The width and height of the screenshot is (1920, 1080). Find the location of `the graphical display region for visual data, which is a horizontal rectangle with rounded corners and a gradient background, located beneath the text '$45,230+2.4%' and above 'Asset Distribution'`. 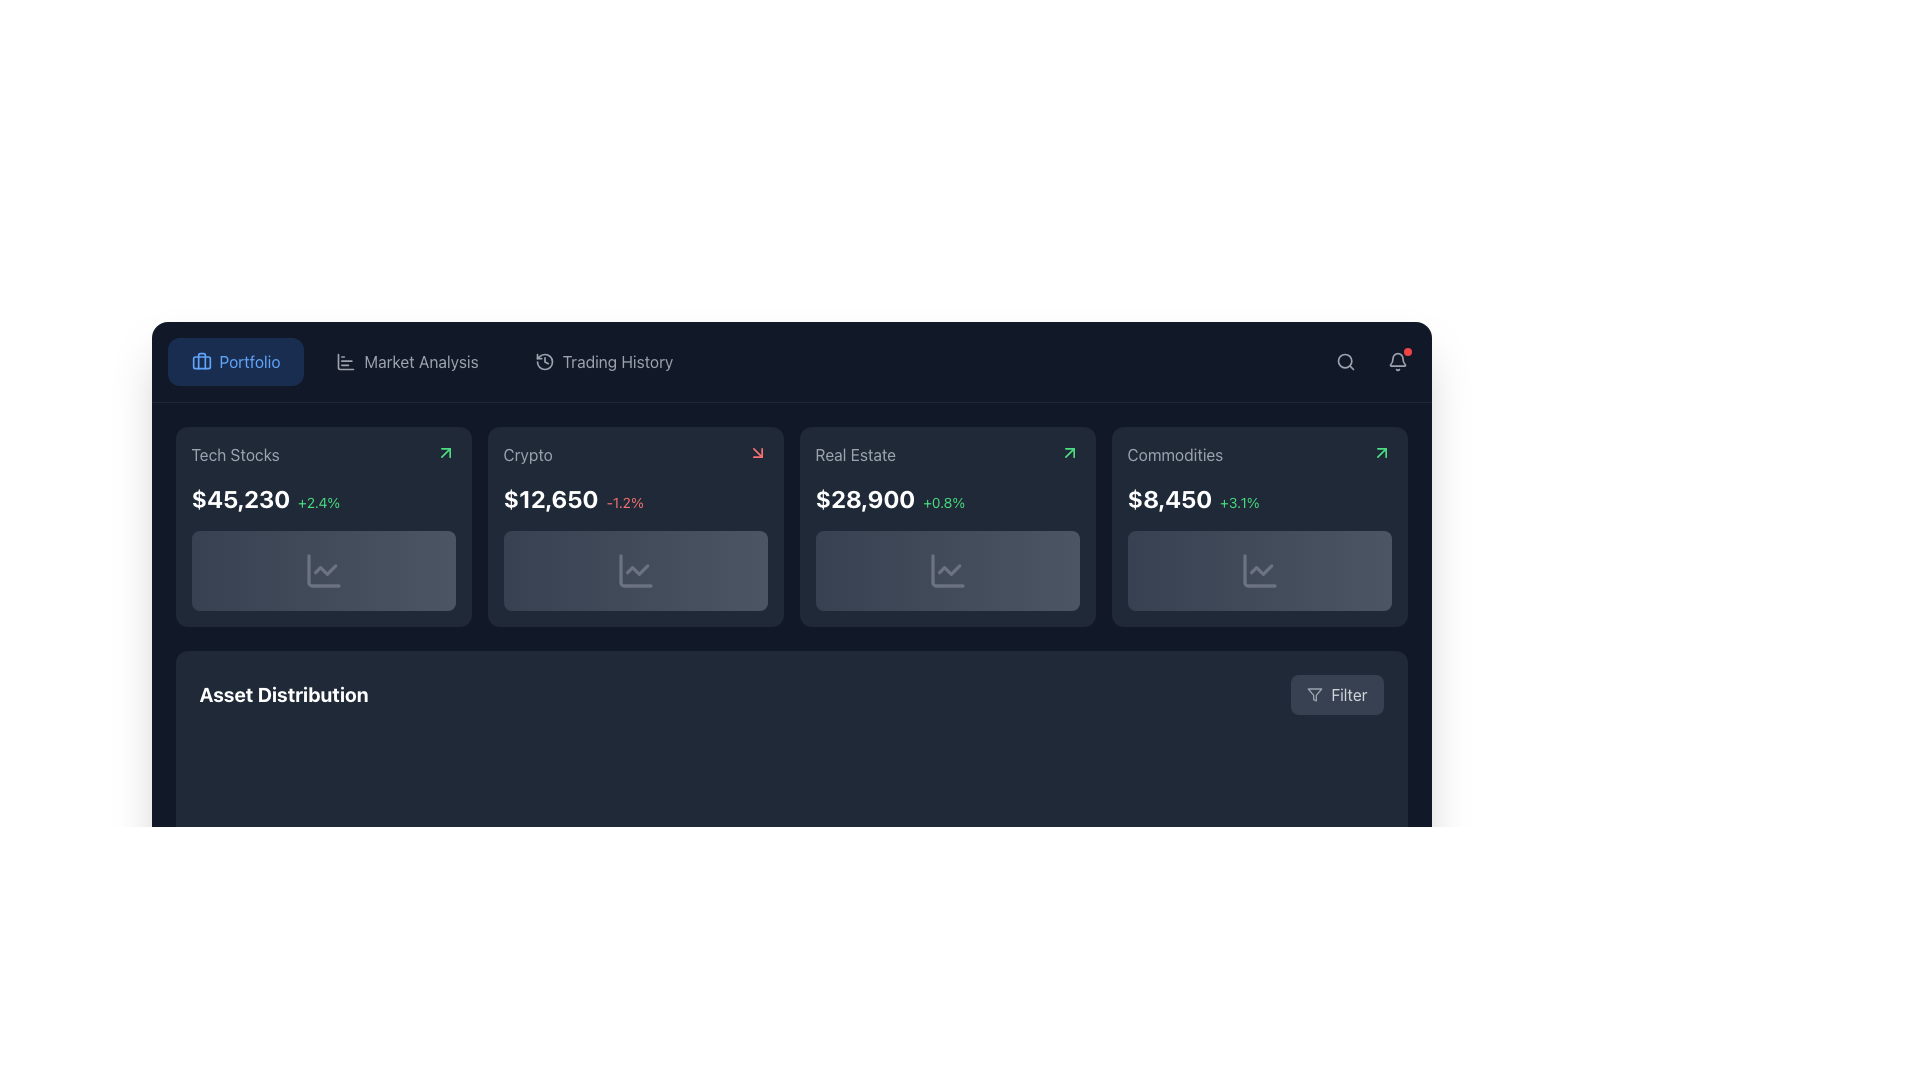

the graphical display region for visual data, which is a horizontal rectangle with rounded corners and a gradient background, located beneath the text '$45,230+2.4%' and above 'Asset Distribution' is located at coordinates (323, 570).